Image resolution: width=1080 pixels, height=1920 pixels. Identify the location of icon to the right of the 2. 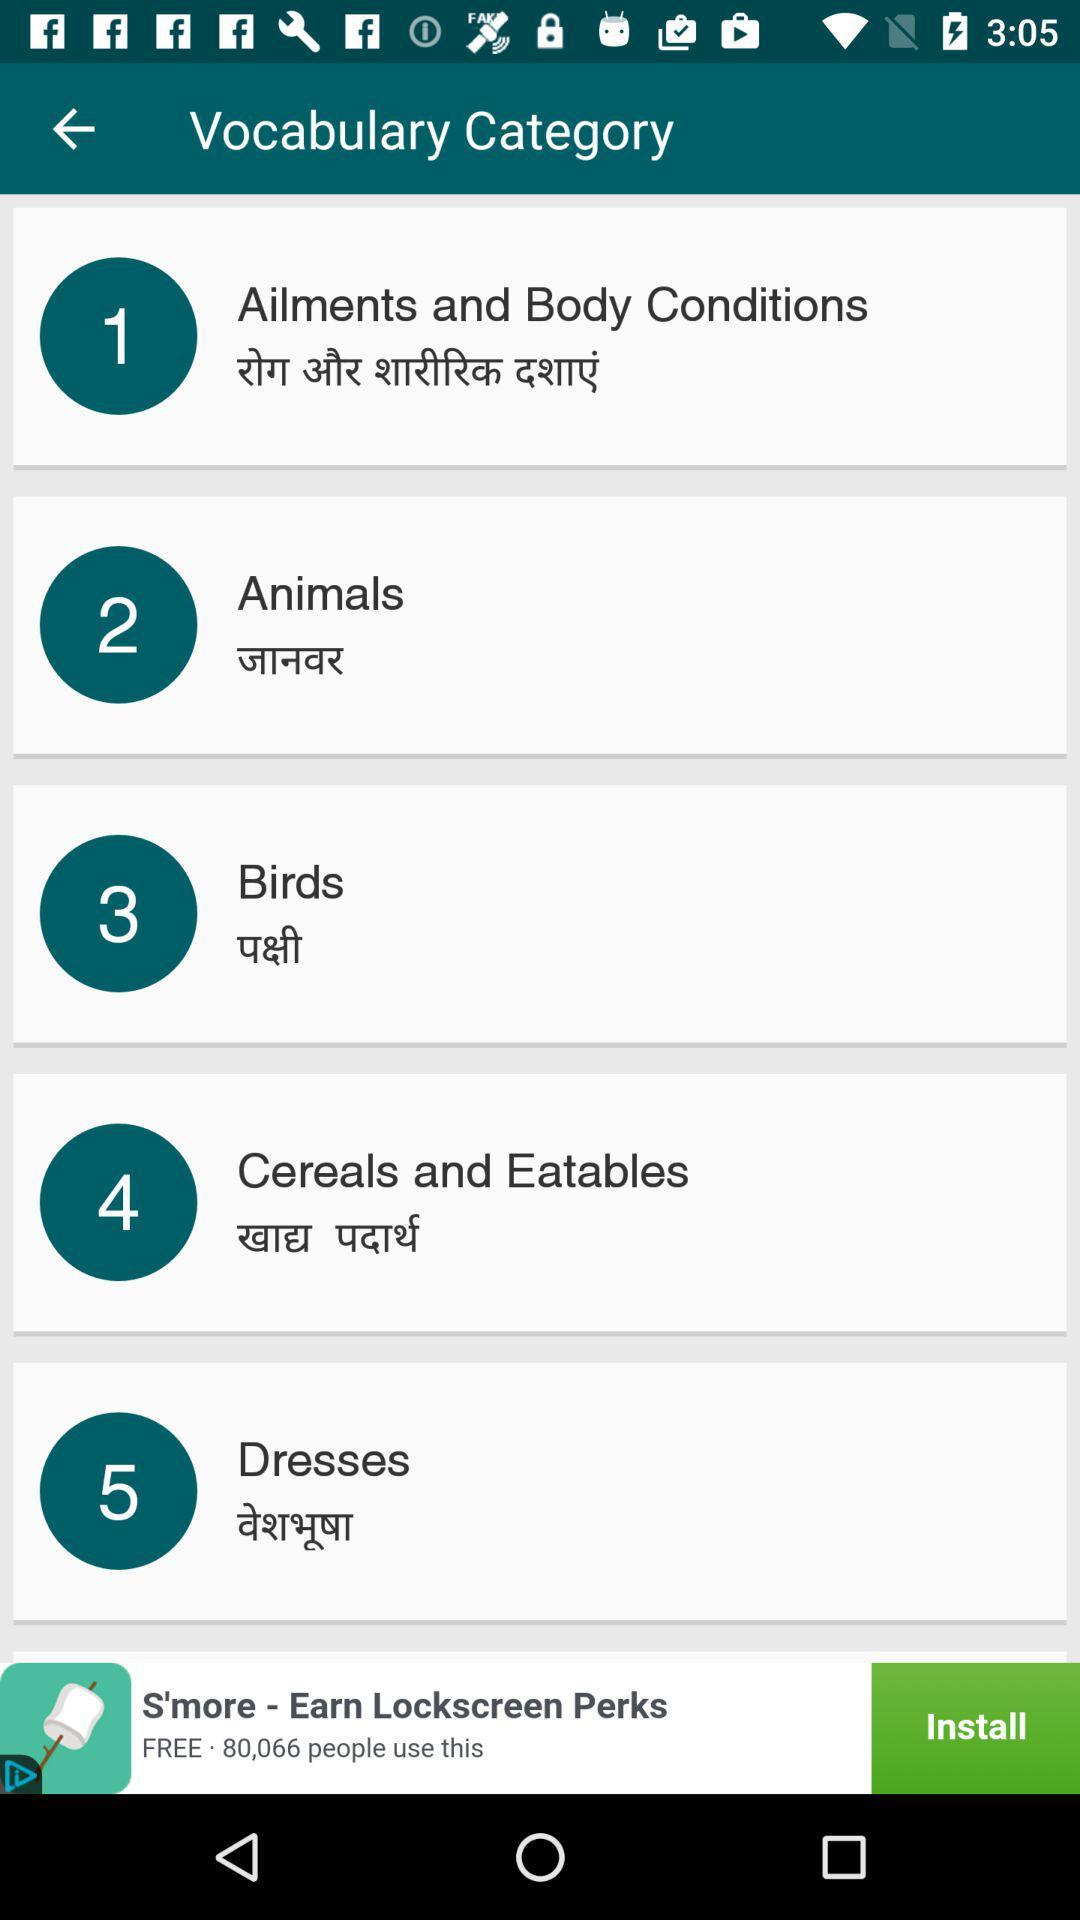
(319, 592).